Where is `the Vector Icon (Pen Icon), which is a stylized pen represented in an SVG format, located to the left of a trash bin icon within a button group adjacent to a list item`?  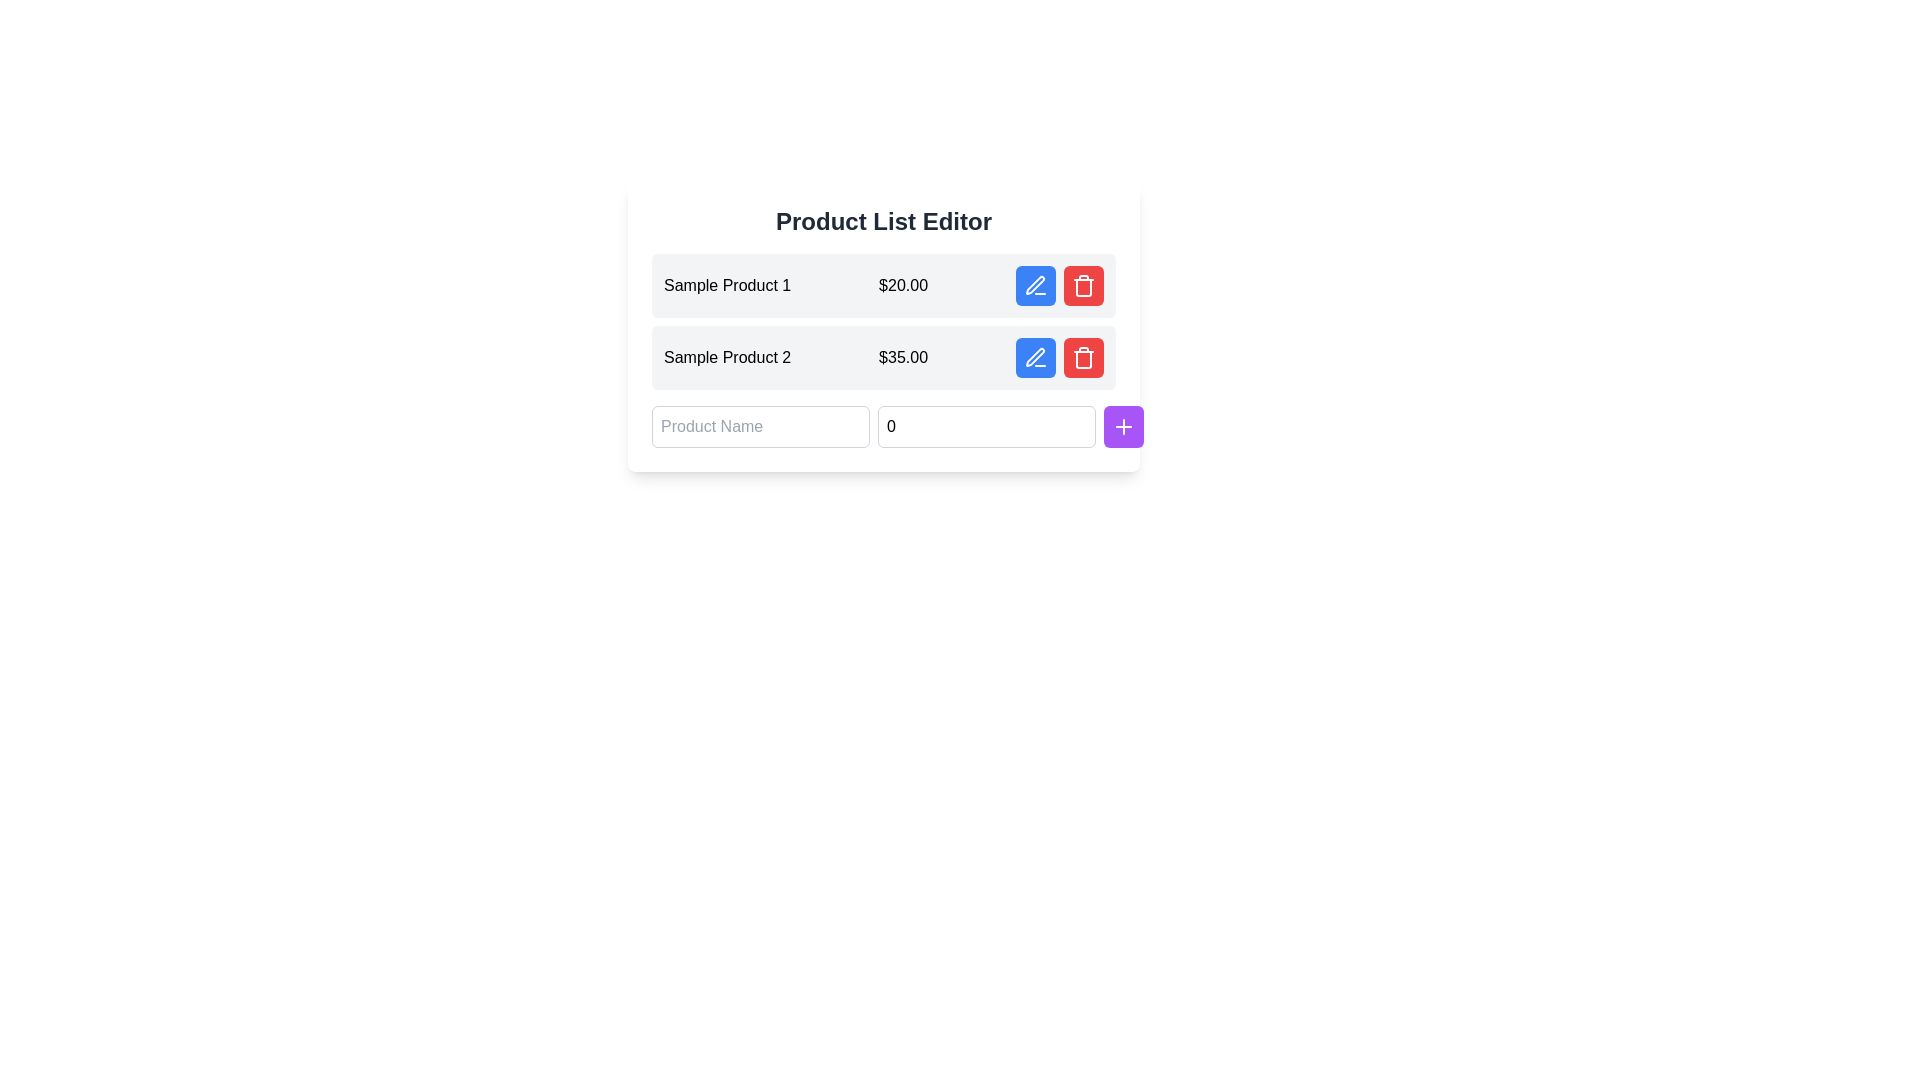
the Vector Icon (Pen Icon), which is a stylized pen represented in an SVG format, located to the left of a trash bin icon within a button group adjacent to a list item is located at coordinates (1035, 285).